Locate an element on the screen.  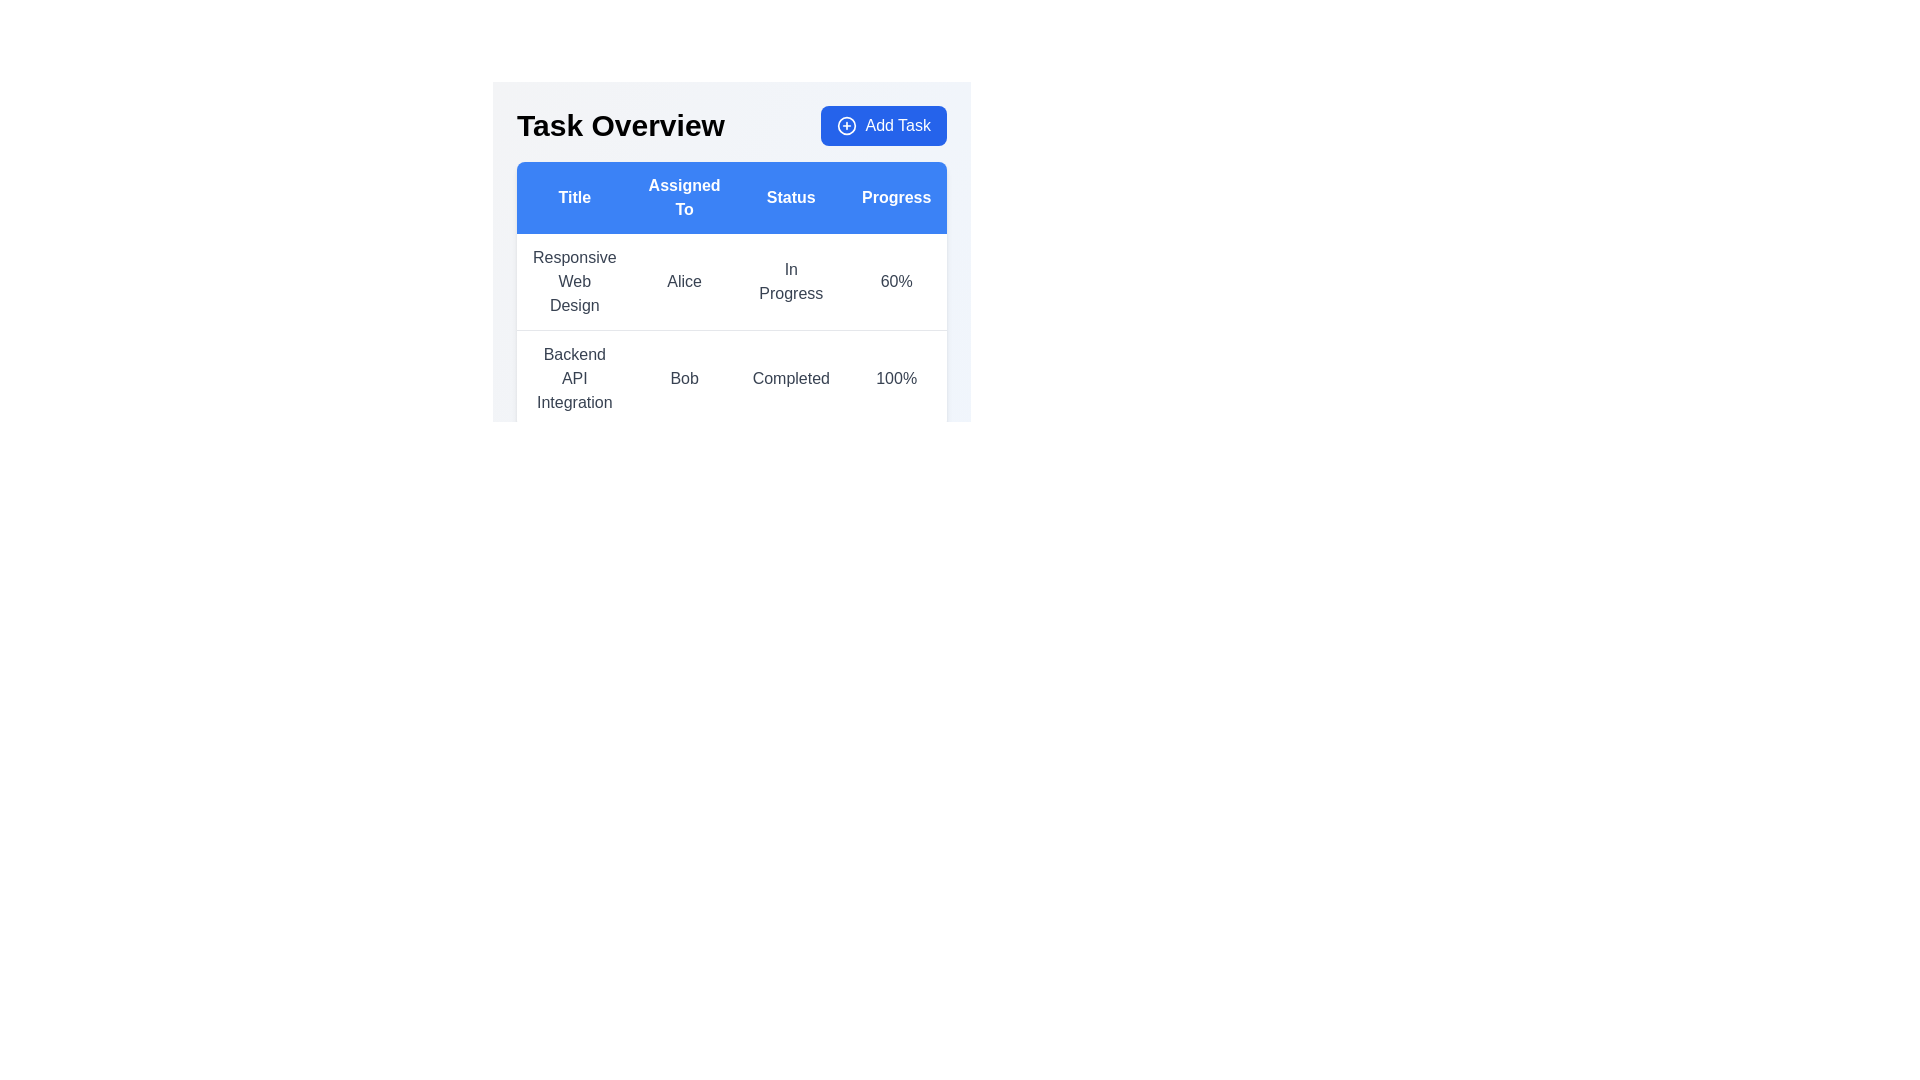
the text label representing 'Alice' assigned to the 'Responsive Web Design' task is located at coordinates (684, 282).